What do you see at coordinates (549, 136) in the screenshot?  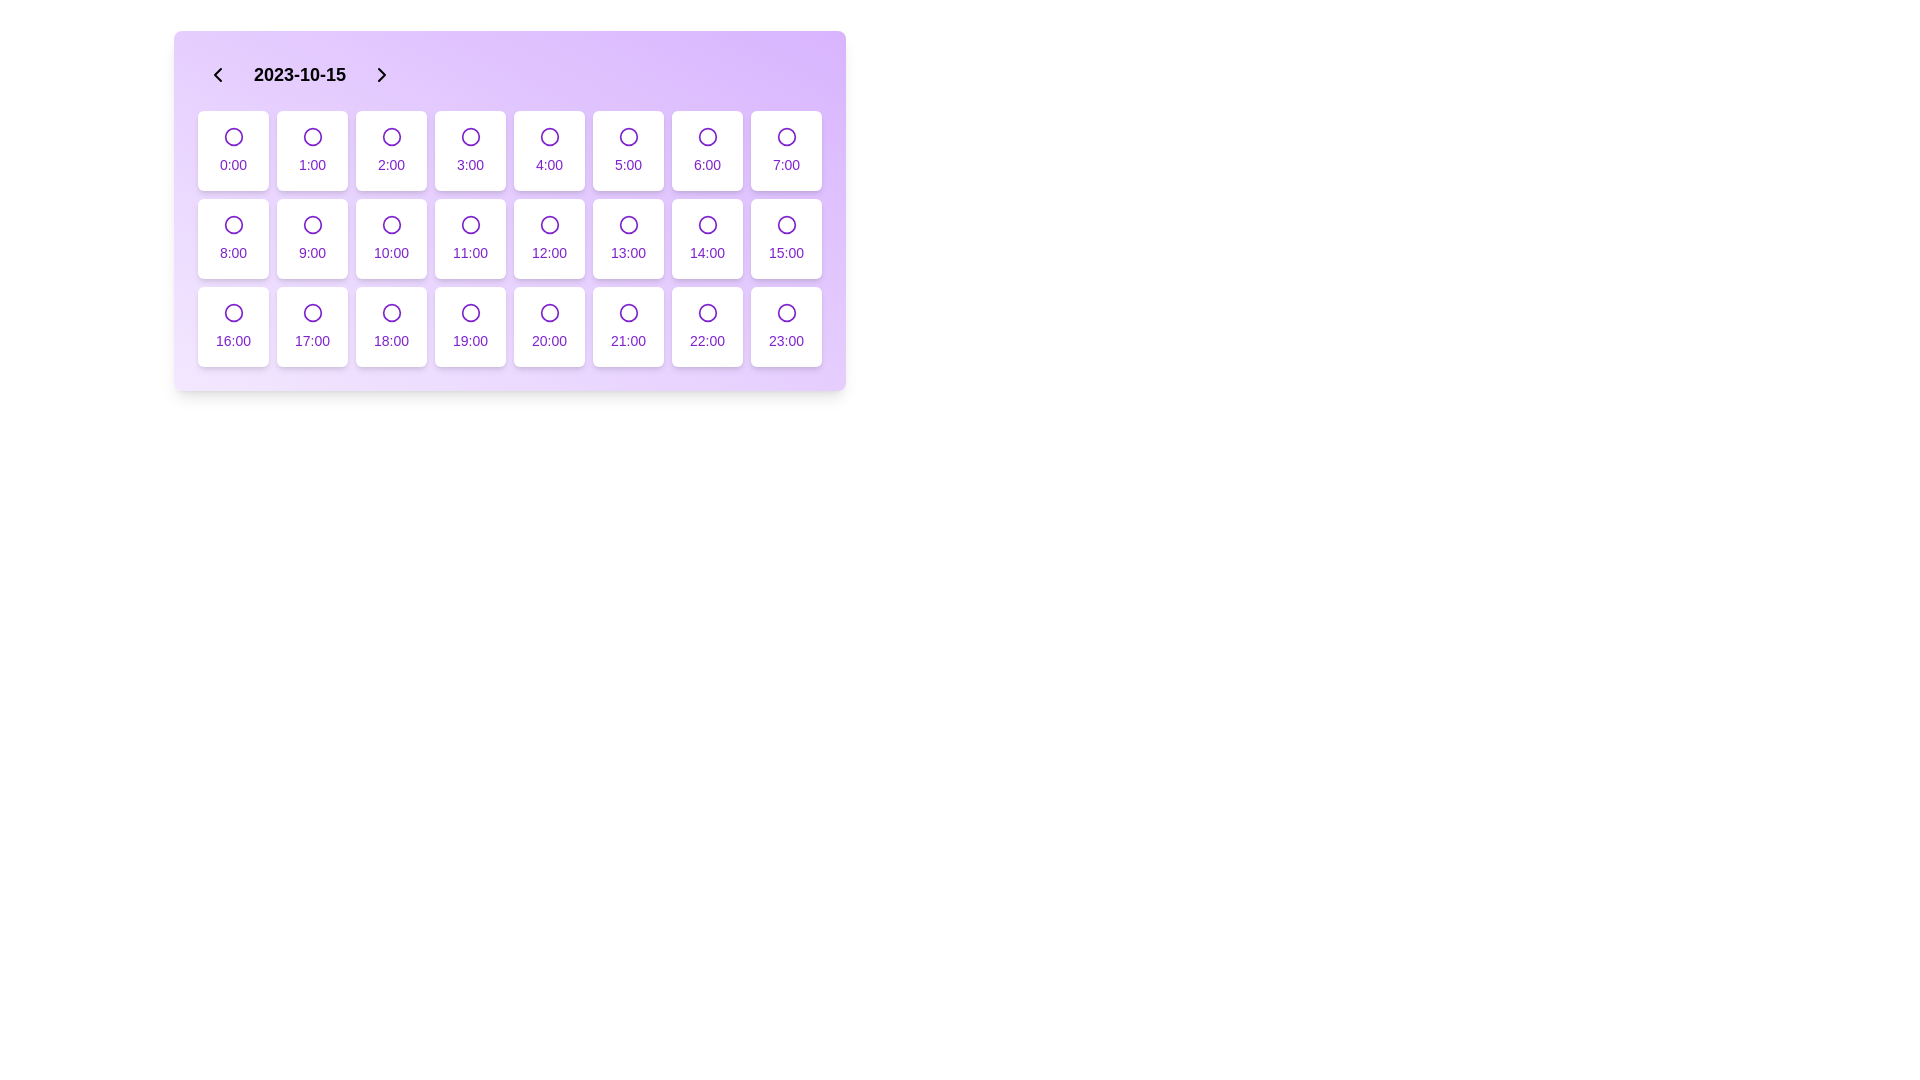 I see `the circular SVG element with a purple stroke, which is nested within a button displaying the text '4:00'` at bounding box center [549, 136].